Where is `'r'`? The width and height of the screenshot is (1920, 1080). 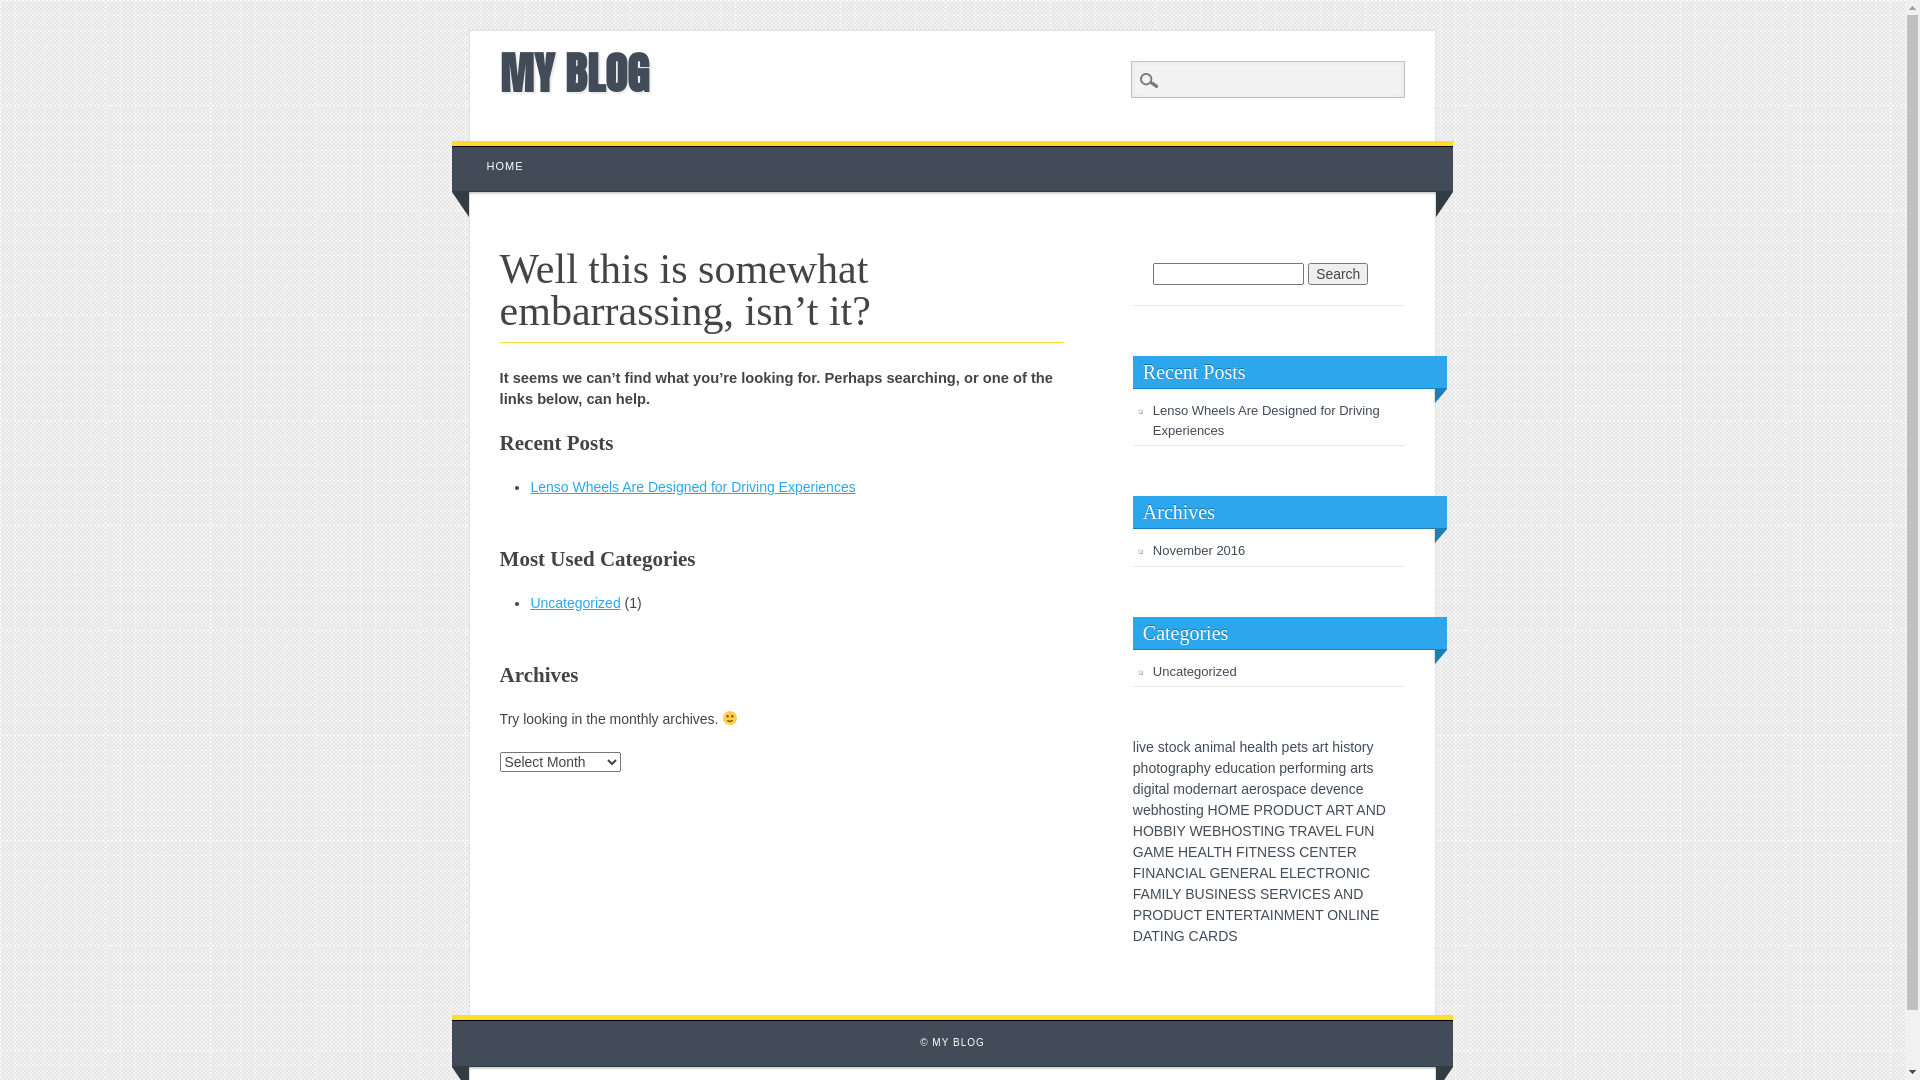
'r' is located at coordinates (1230, 788).